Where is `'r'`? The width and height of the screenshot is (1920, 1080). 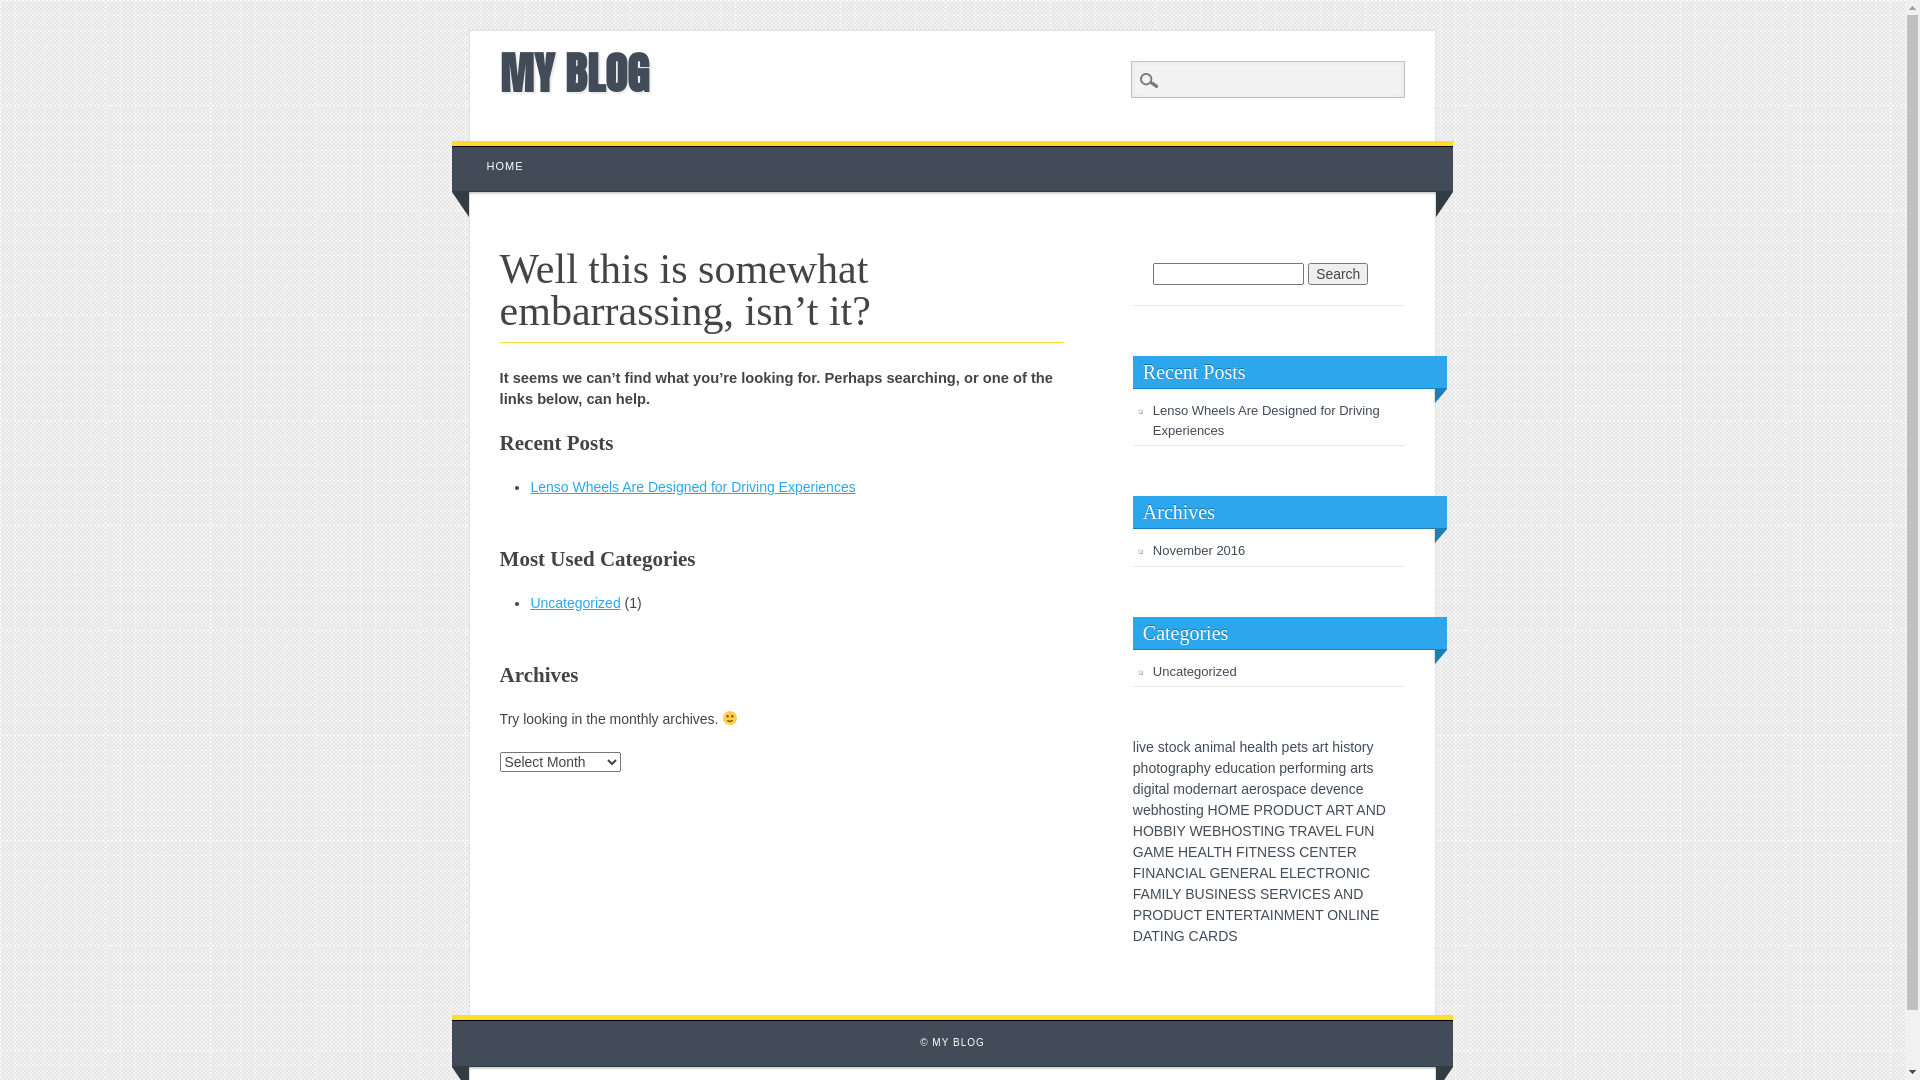
'r' is located at coordinates (1230, 788).